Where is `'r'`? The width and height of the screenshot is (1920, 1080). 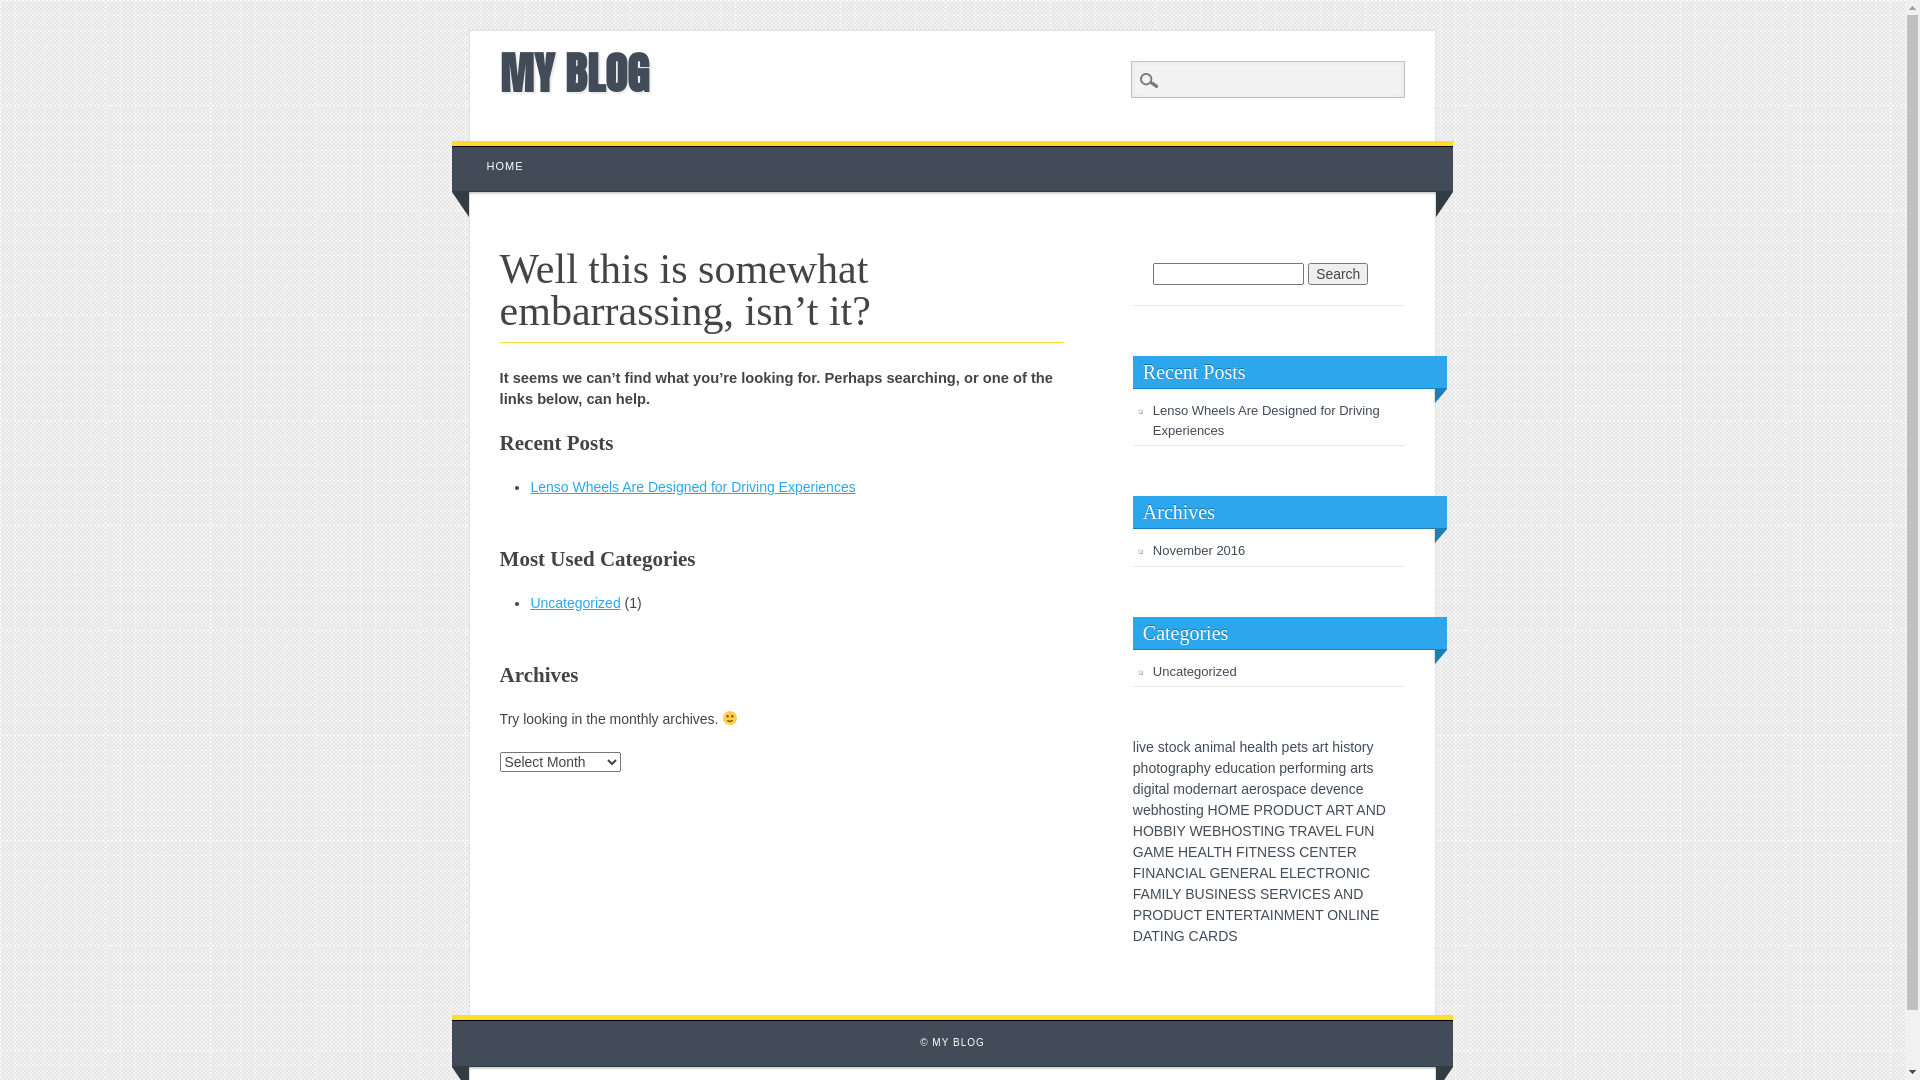
'r' is located at coordinates (1230, 788).